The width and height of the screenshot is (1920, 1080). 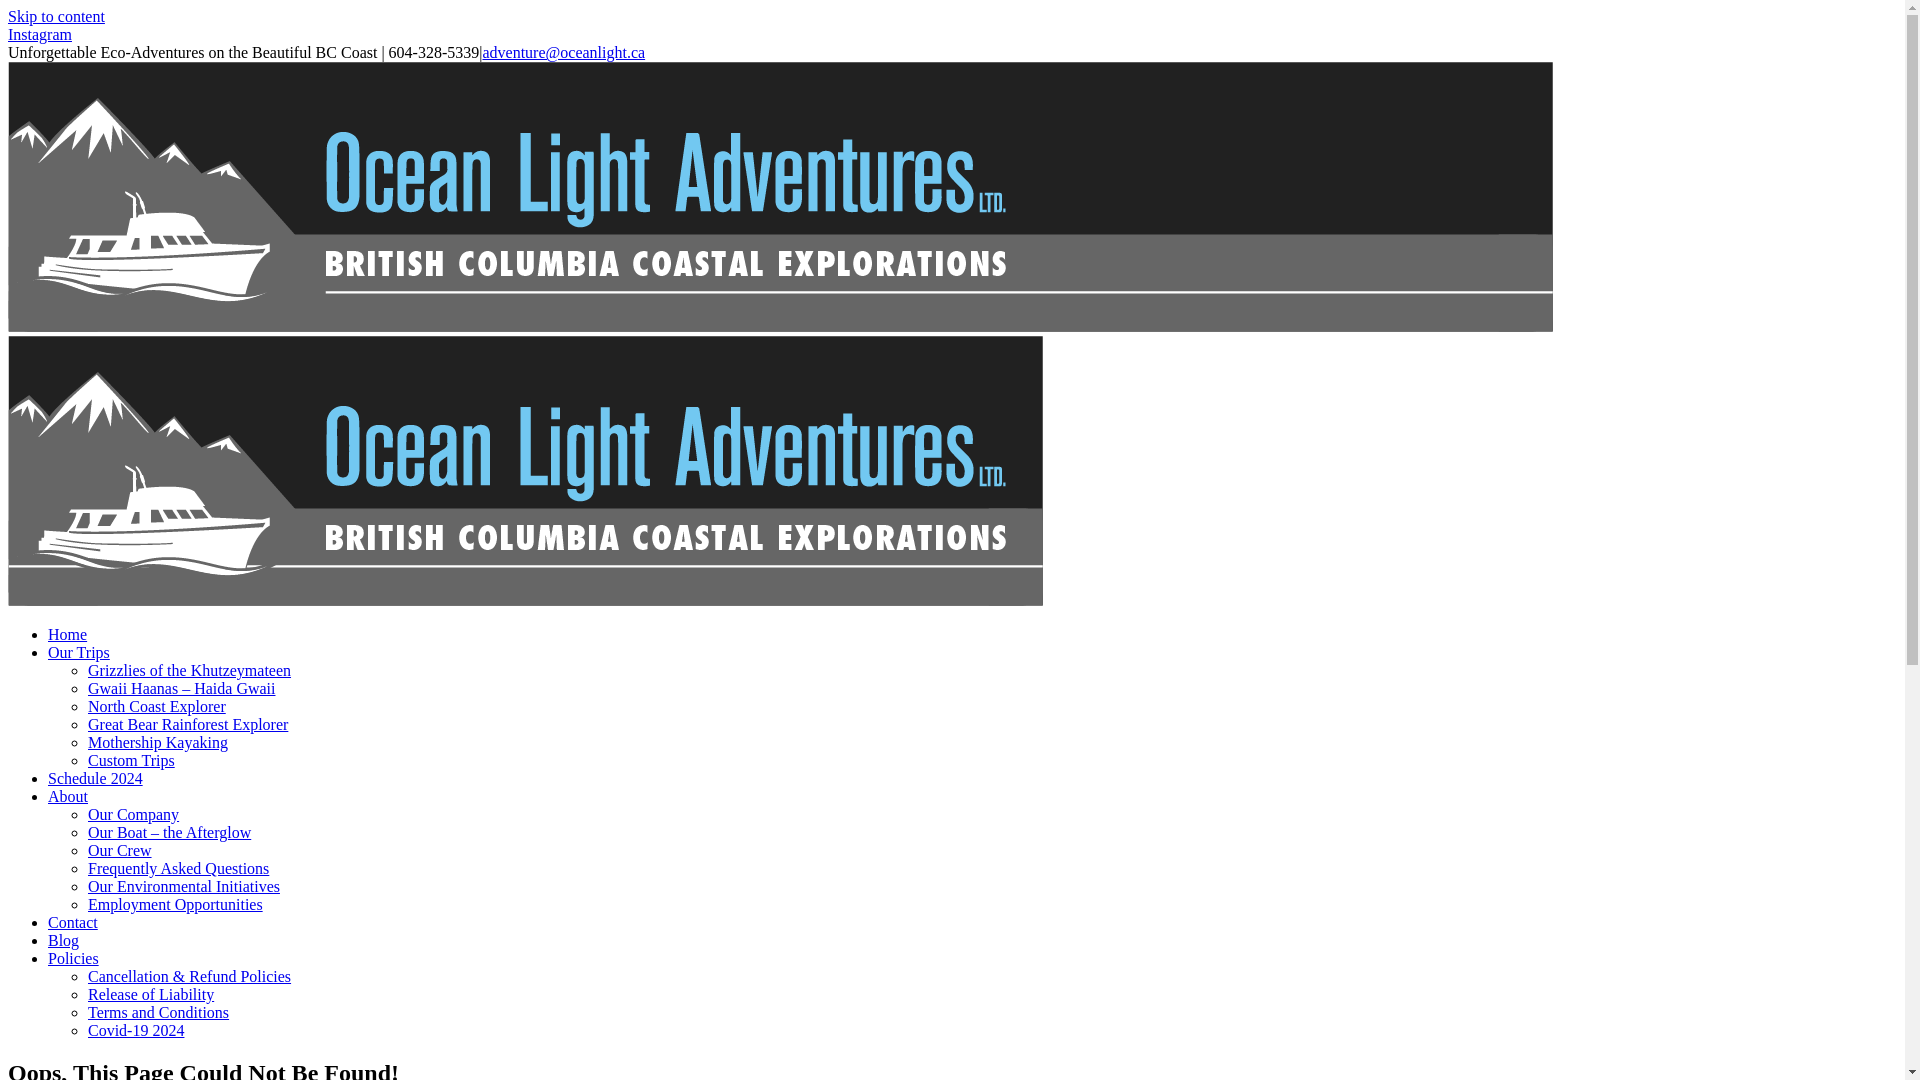 I want to click on 'Cancellation & Refund Policies', so click(x=189, y=975).